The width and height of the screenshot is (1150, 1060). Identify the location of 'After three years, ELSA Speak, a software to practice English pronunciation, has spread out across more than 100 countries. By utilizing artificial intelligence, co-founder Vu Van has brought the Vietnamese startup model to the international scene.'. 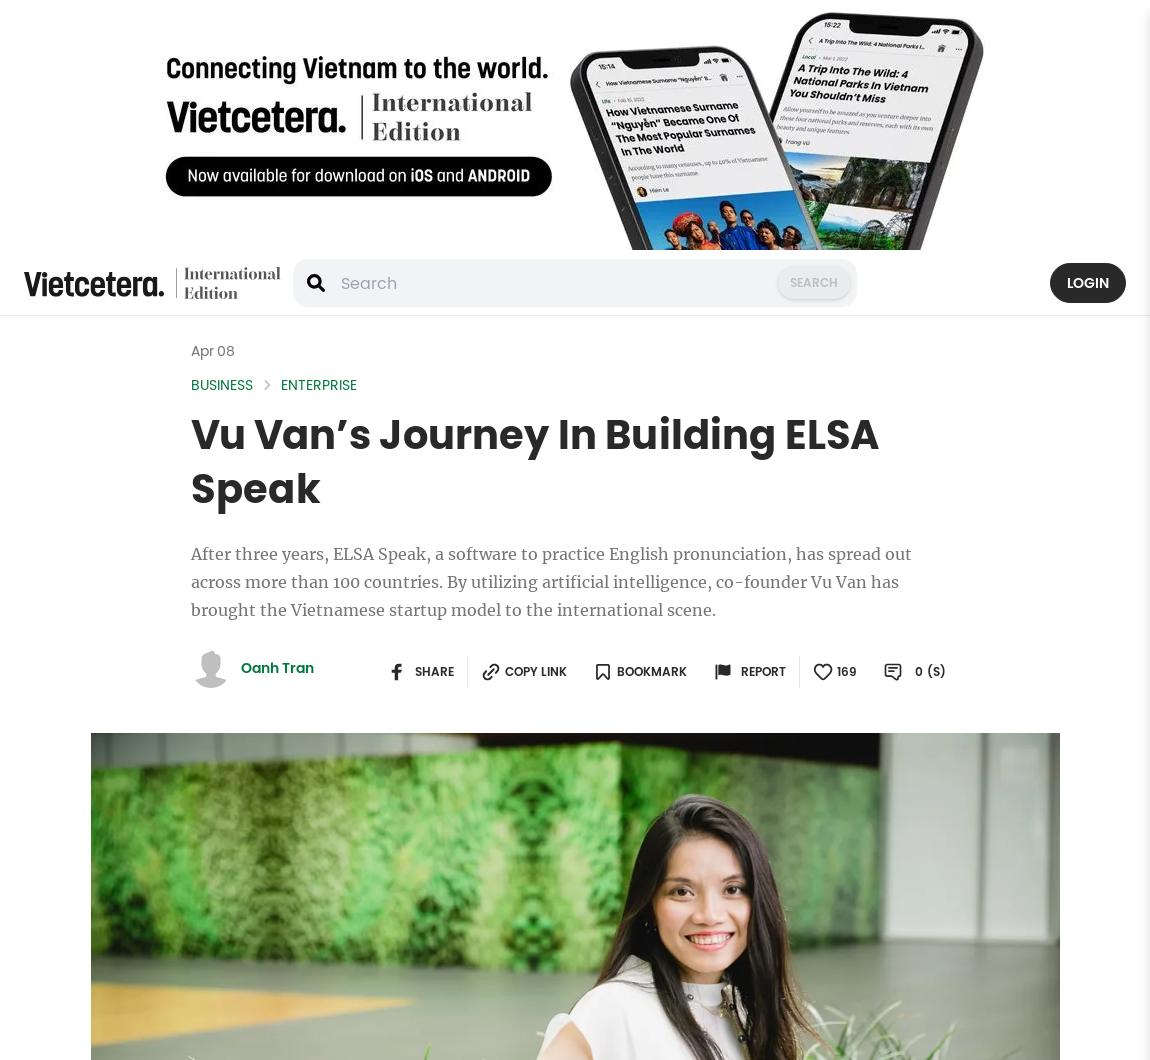
(190, 582).